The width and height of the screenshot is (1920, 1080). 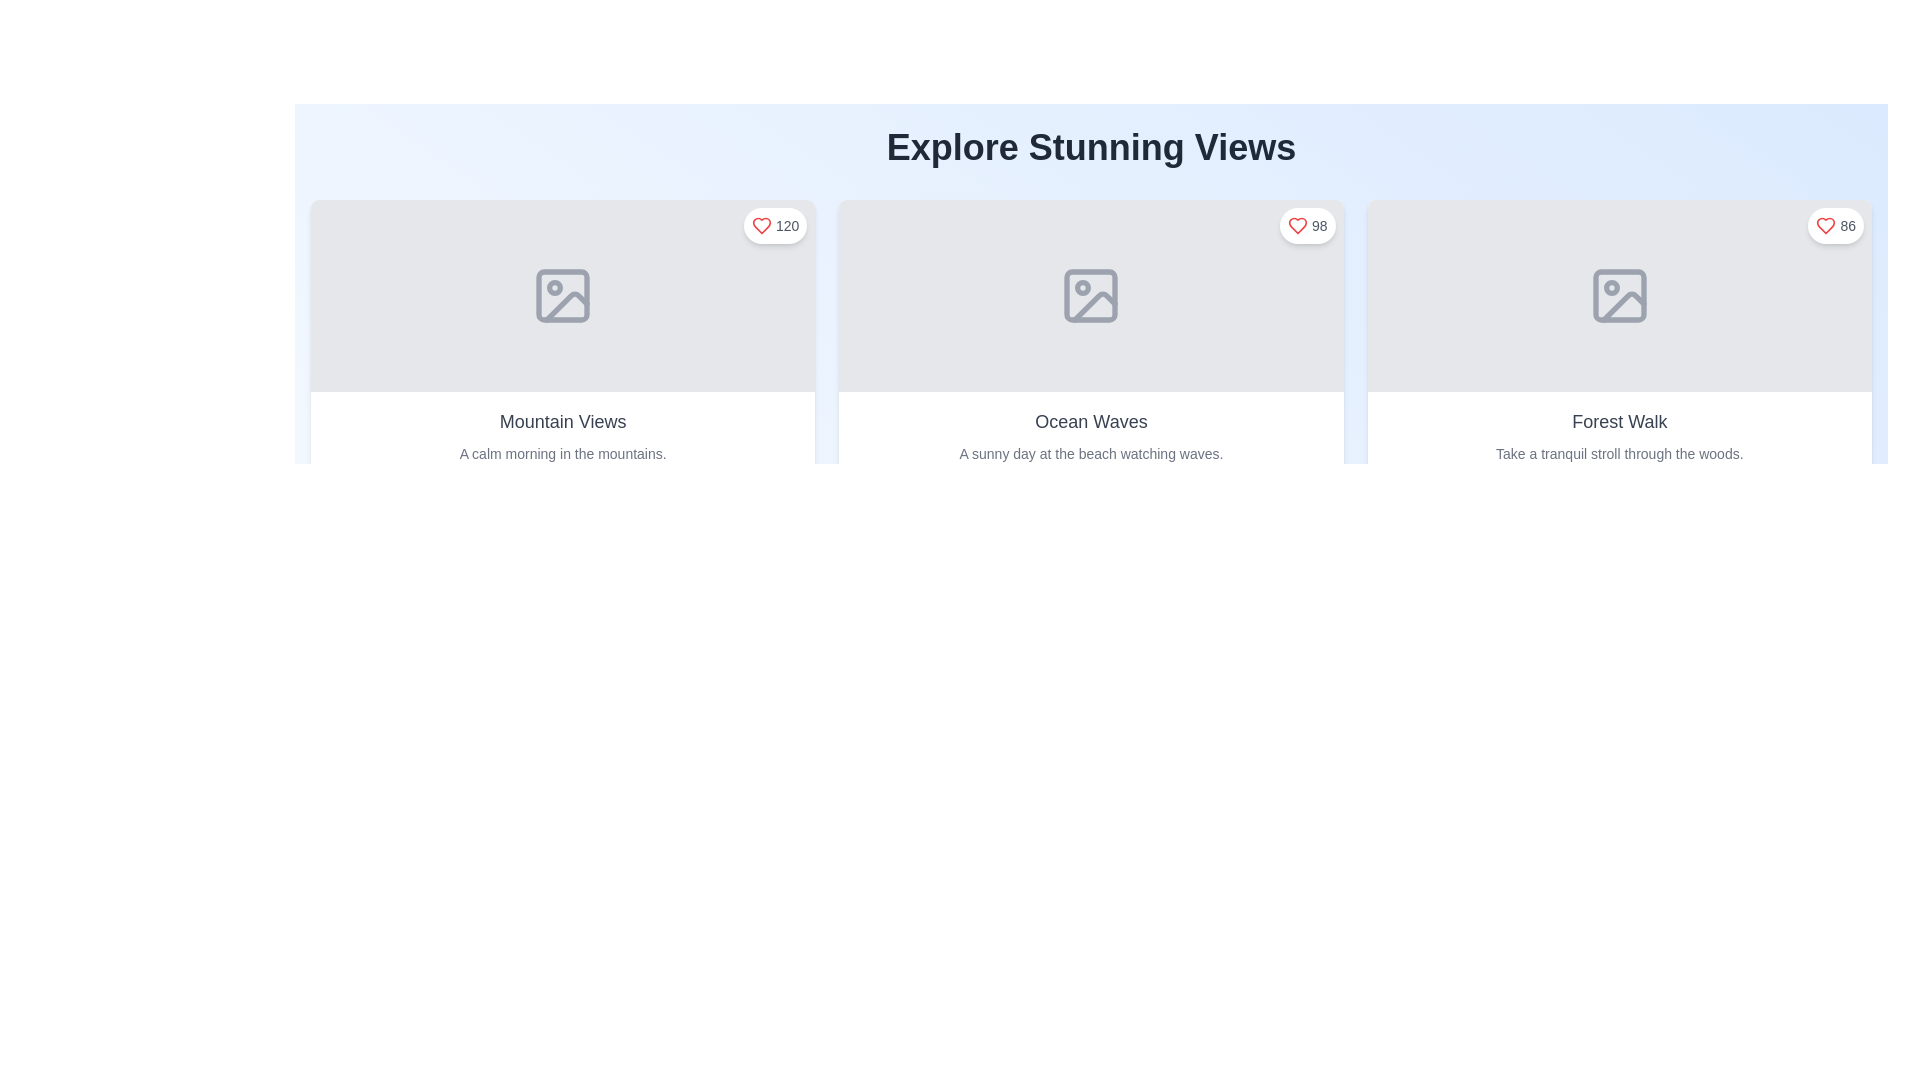 What do you see at coordinates (1319, 225) in the screenshot?
I see `the Text Label displaying the count of likes in the notification bubble at the top-right corner of the second image card` at bounding box center [1319, 225].